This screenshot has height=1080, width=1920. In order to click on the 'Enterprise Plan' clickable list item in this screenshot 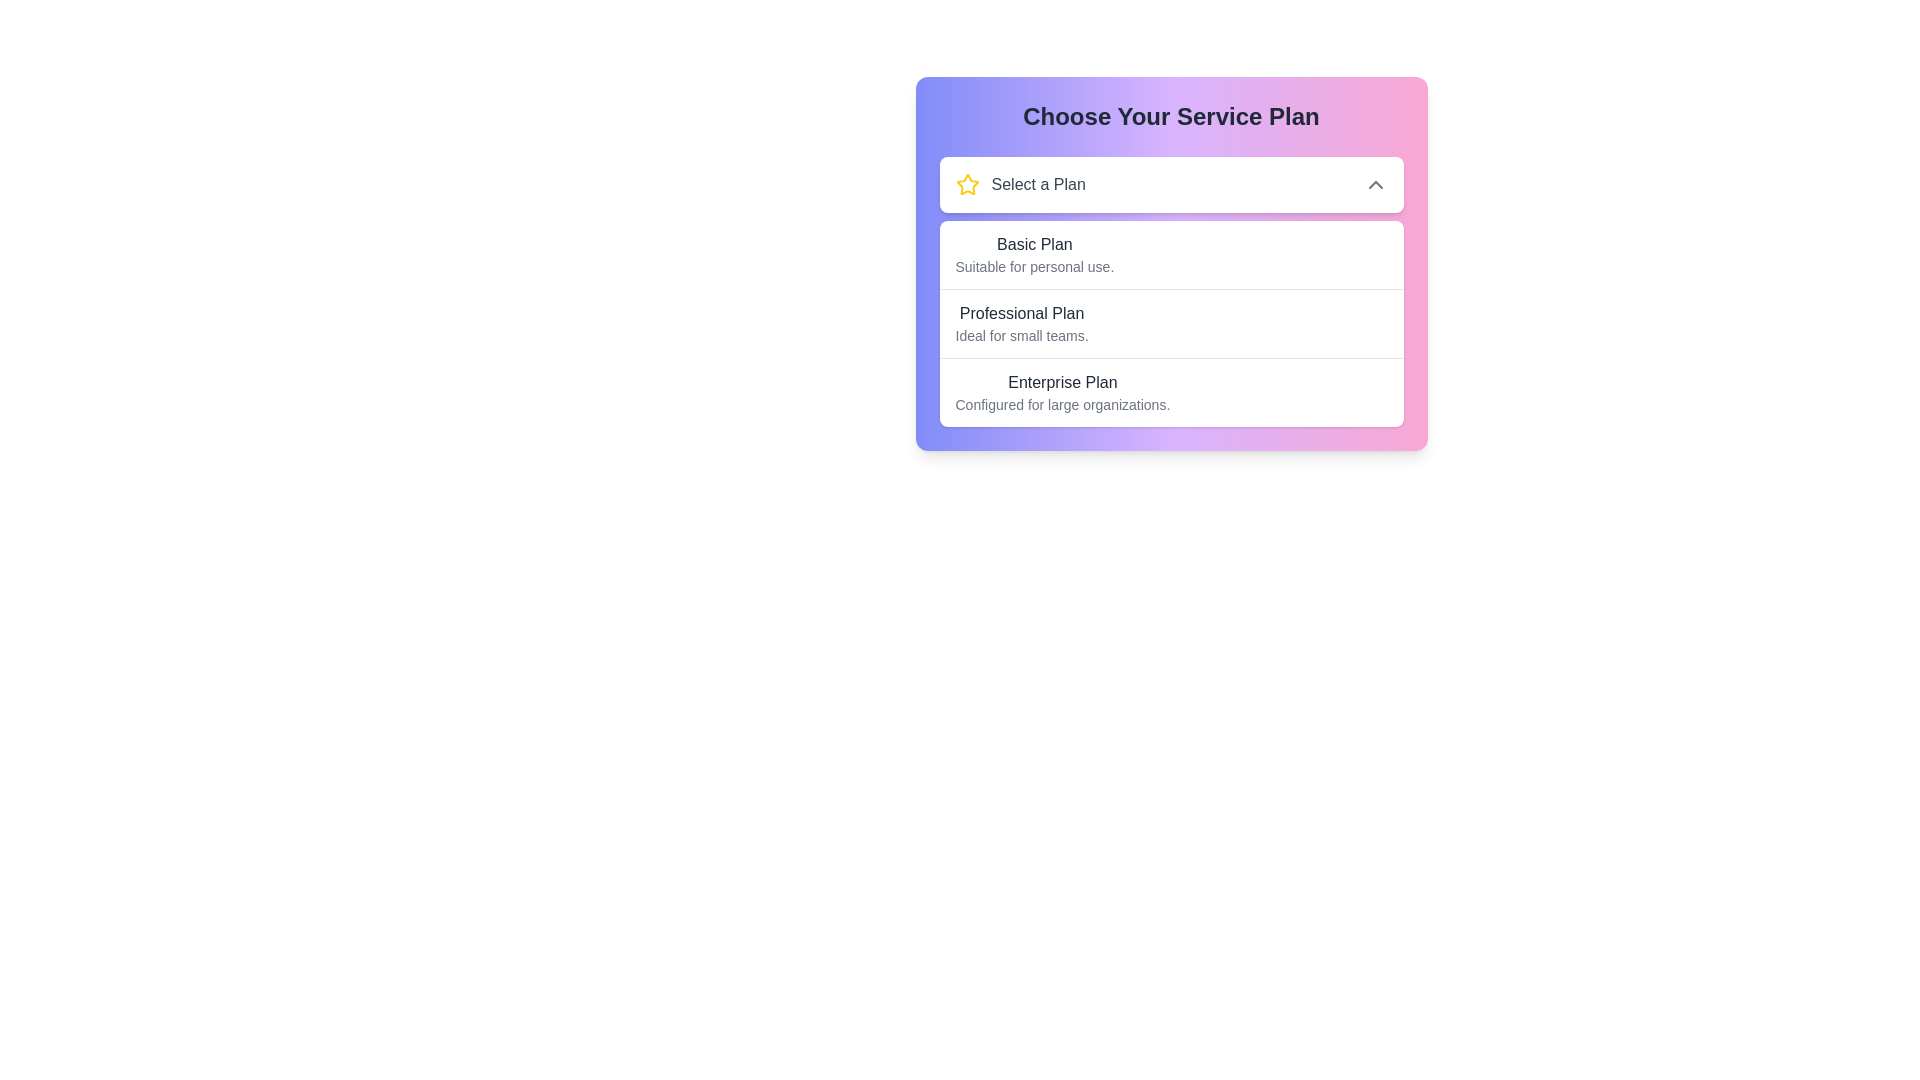, I will do `click(1171, 392)`.